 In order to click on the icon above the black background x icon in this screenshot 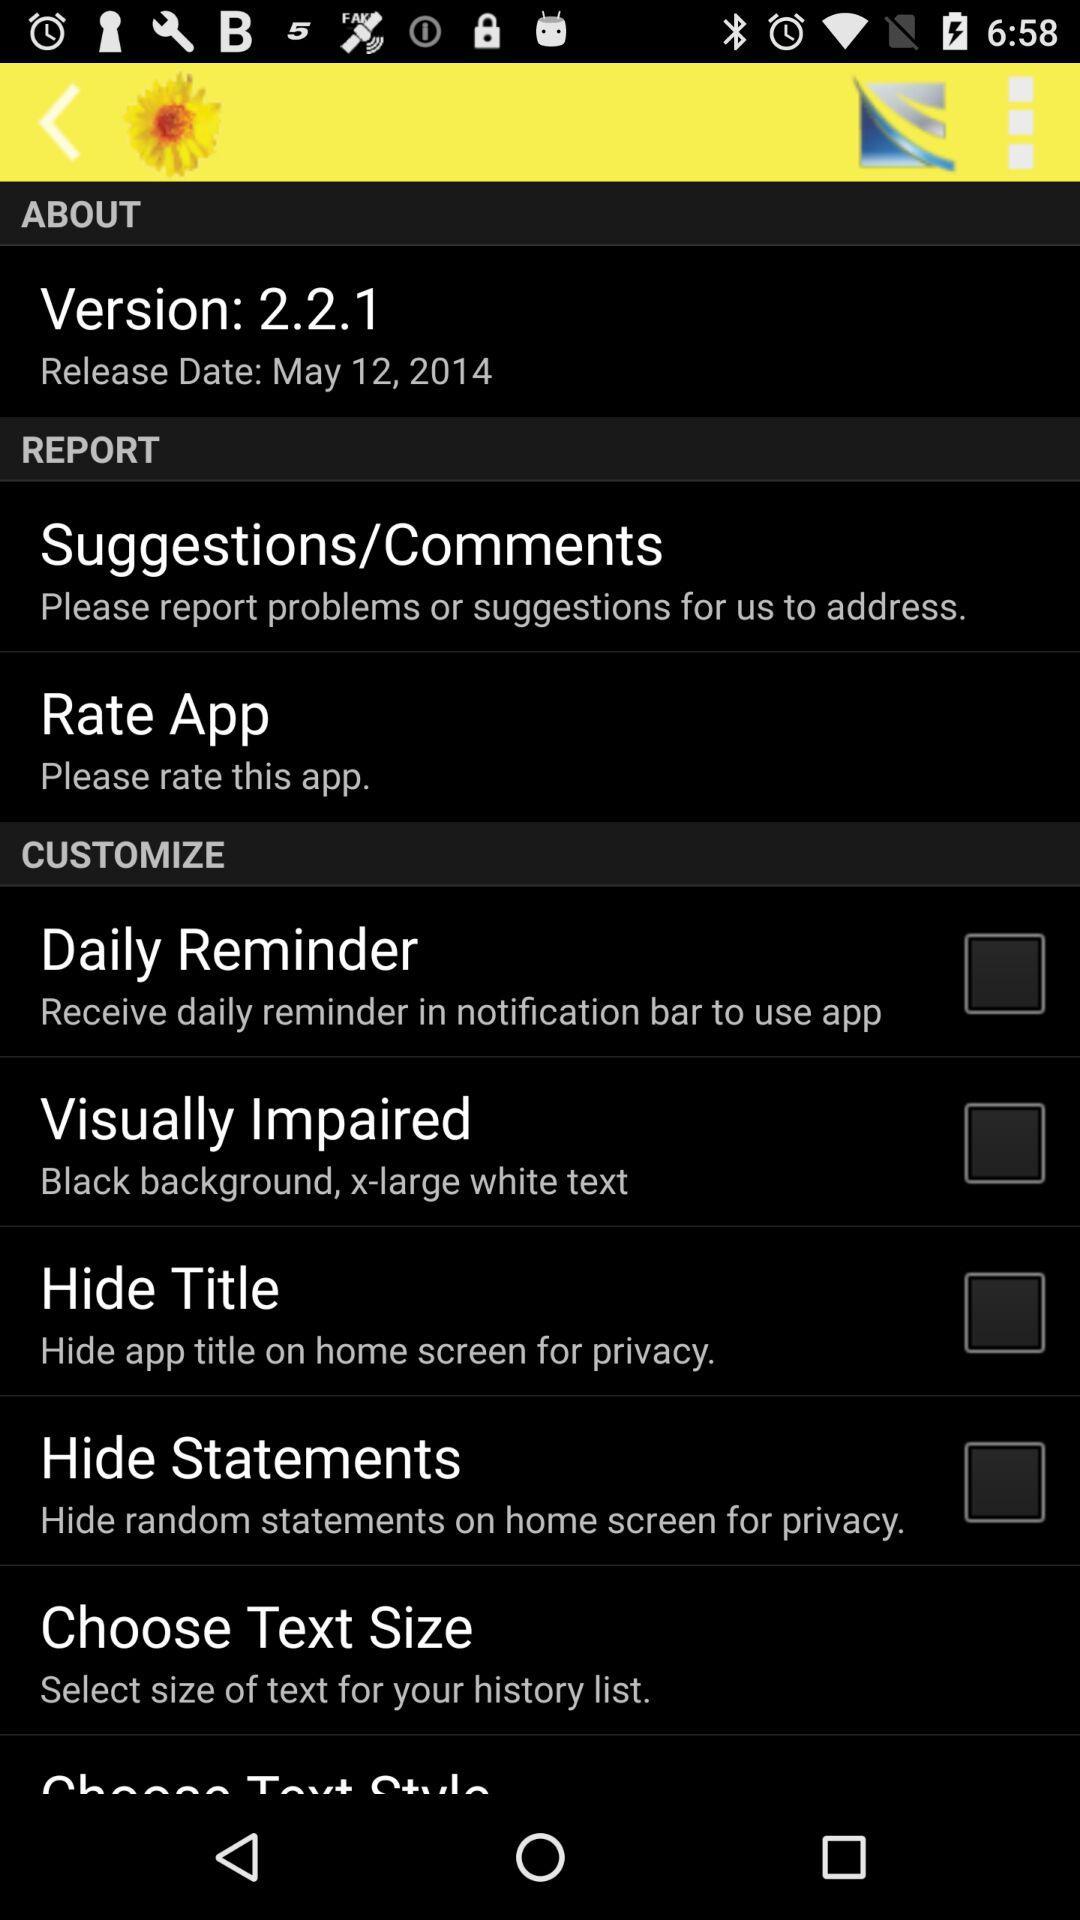, I will do `click(255, 1115)`.